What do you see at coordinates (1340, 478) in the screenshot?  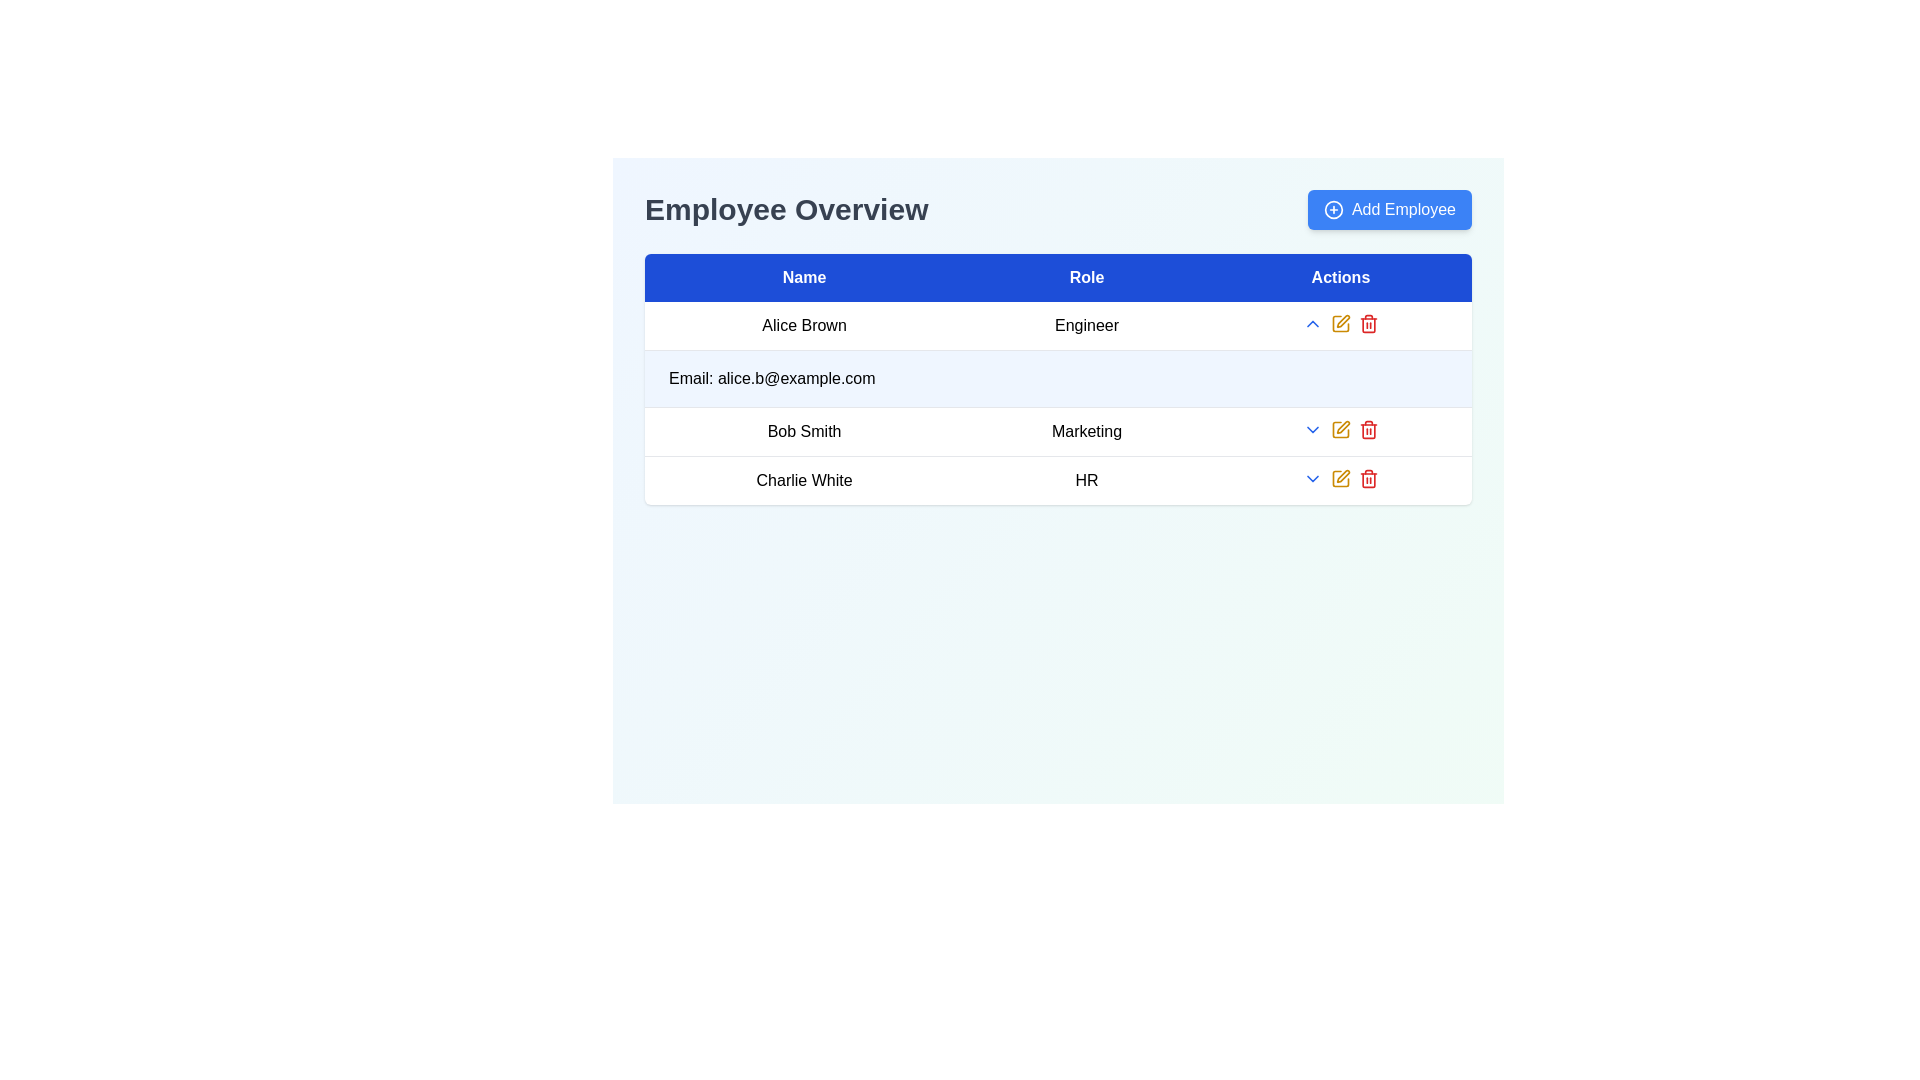 I see `the edit button in the Actions column of the second row of the data table` at bounding box center [1340, 478].